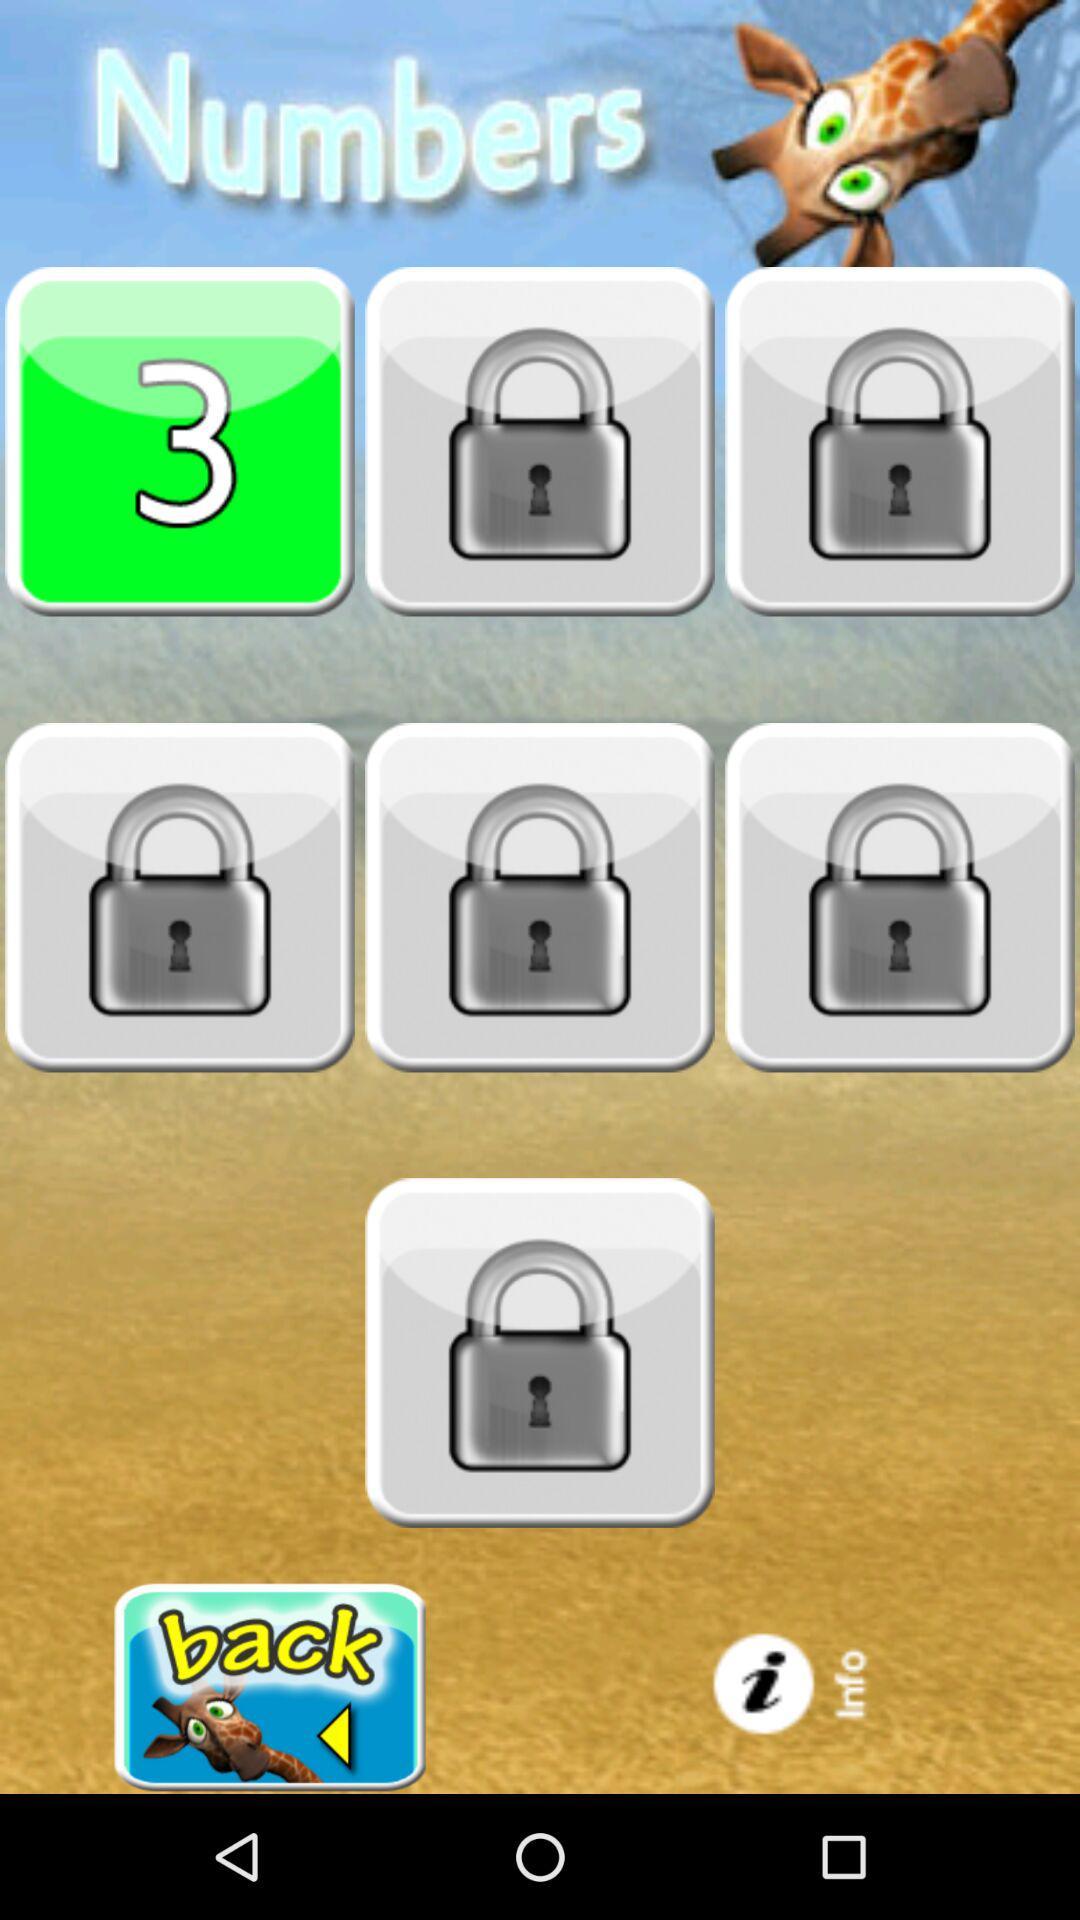 This screenshot has height=1920, width=1080. What do you see at coordinates (898, 896) in the screenshot?
I see `unlock another number` at bounding box center [898, 896].